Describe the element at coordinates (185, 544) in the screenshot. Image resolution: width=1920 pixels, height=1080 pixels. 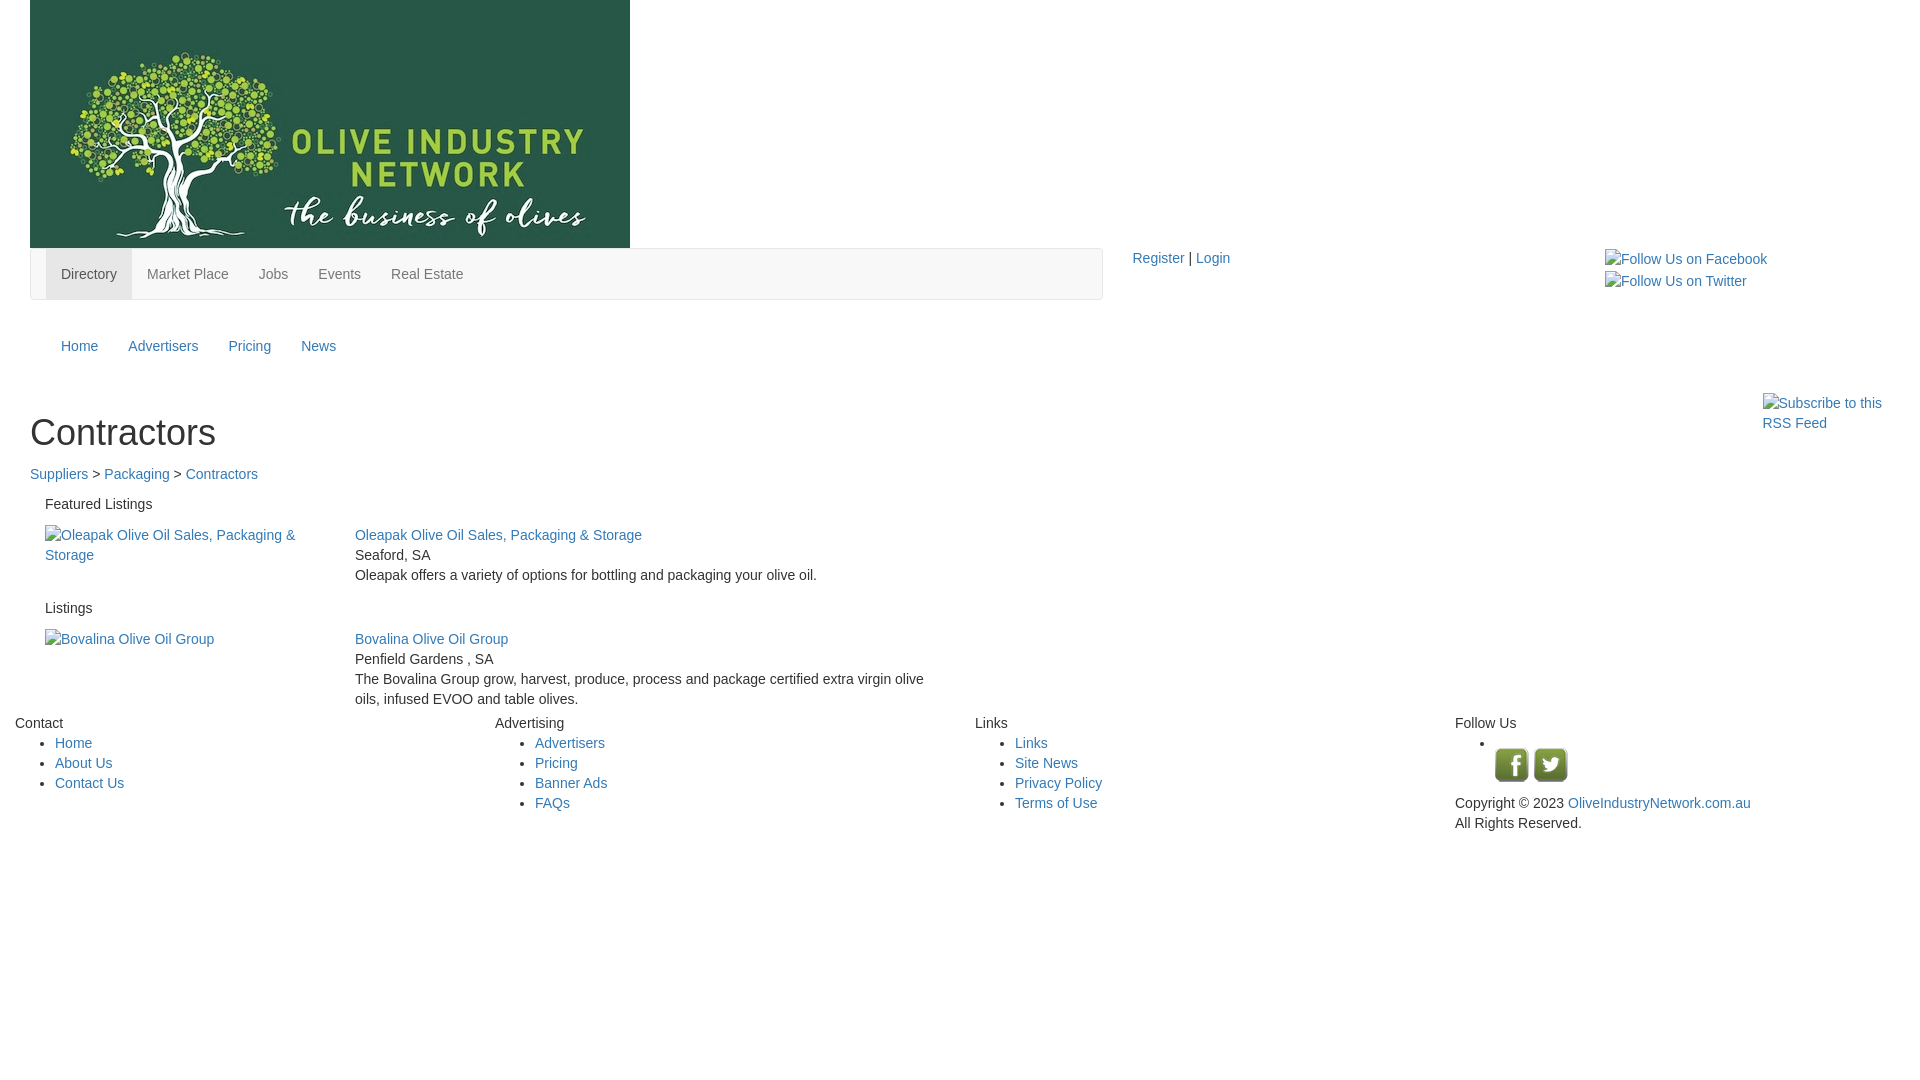
I see `'Oleapak Olive Oil Sales, Packaging & Storage'` at that location.